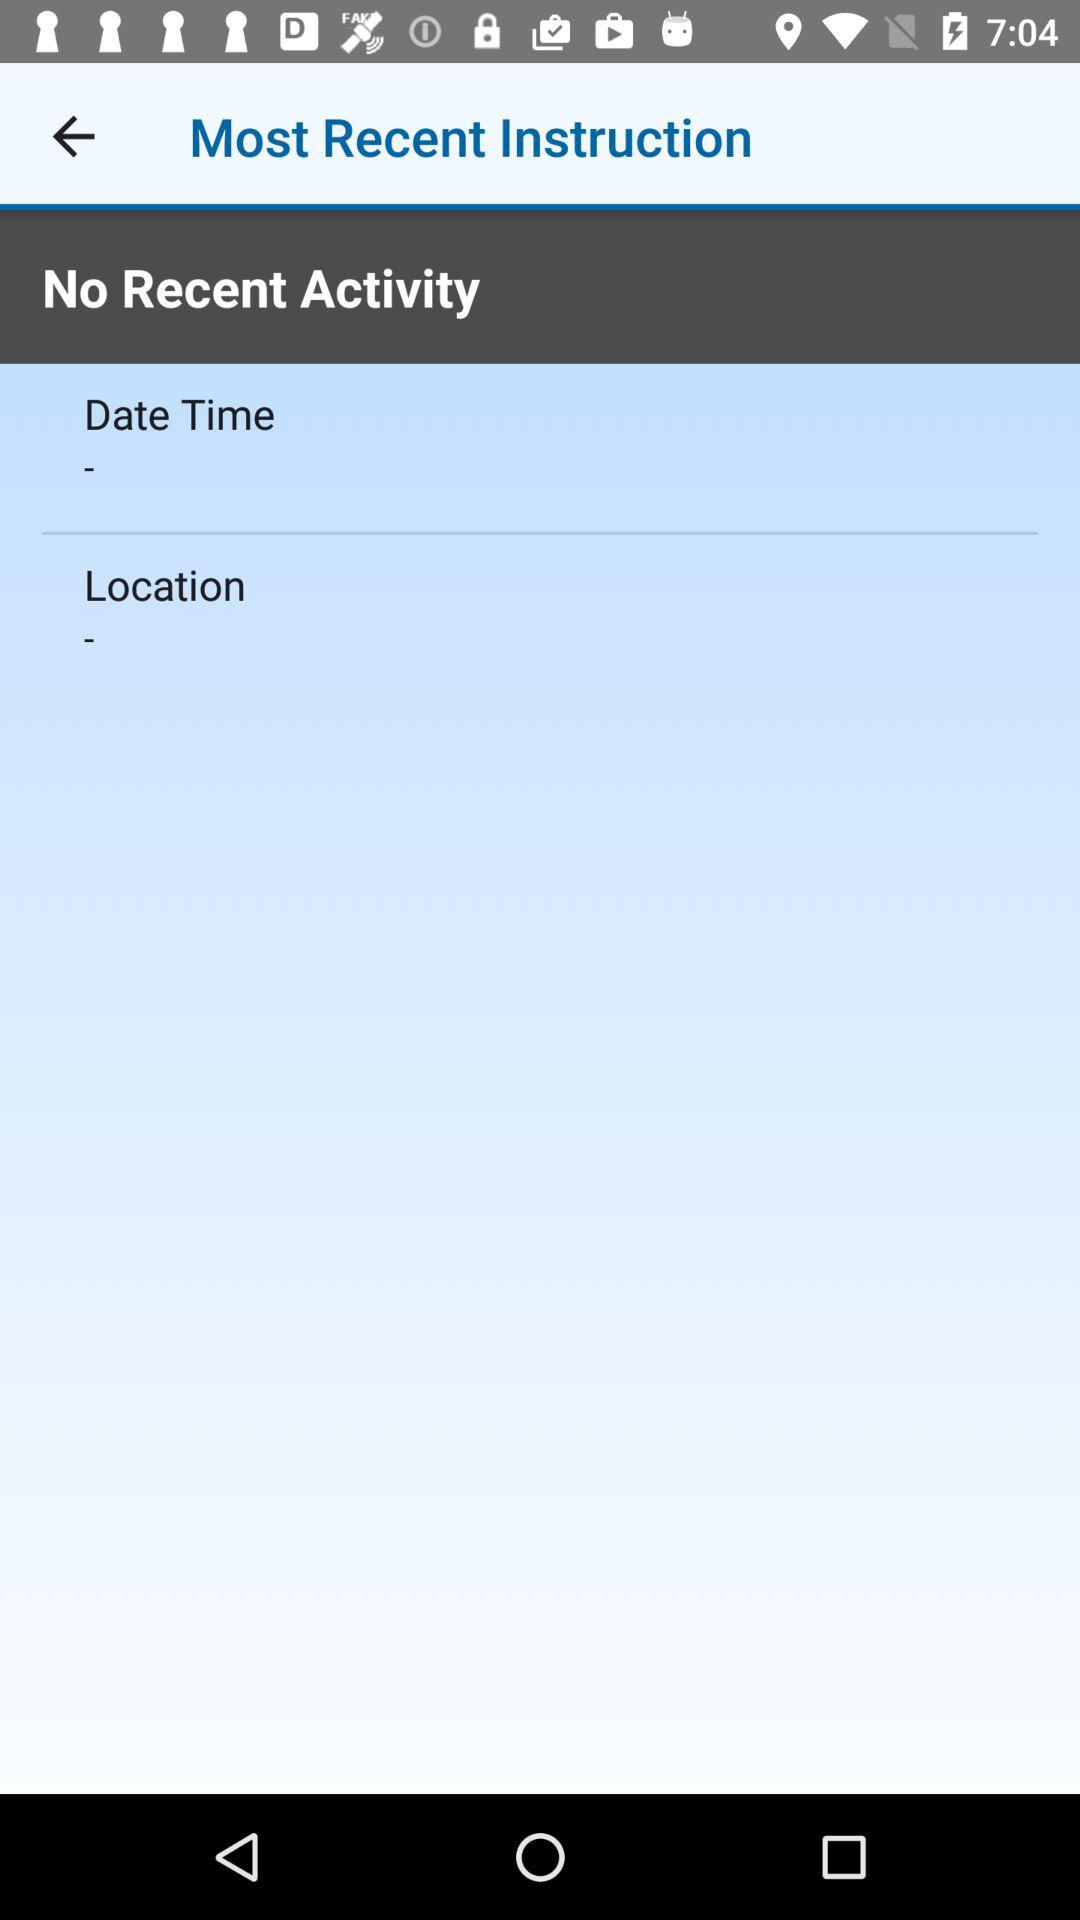 This screenshot has height=1920, width=1080. What do you see at coordinates (540, 583) in the screenshot?
I see `location item` at bounding box center [540, 583].